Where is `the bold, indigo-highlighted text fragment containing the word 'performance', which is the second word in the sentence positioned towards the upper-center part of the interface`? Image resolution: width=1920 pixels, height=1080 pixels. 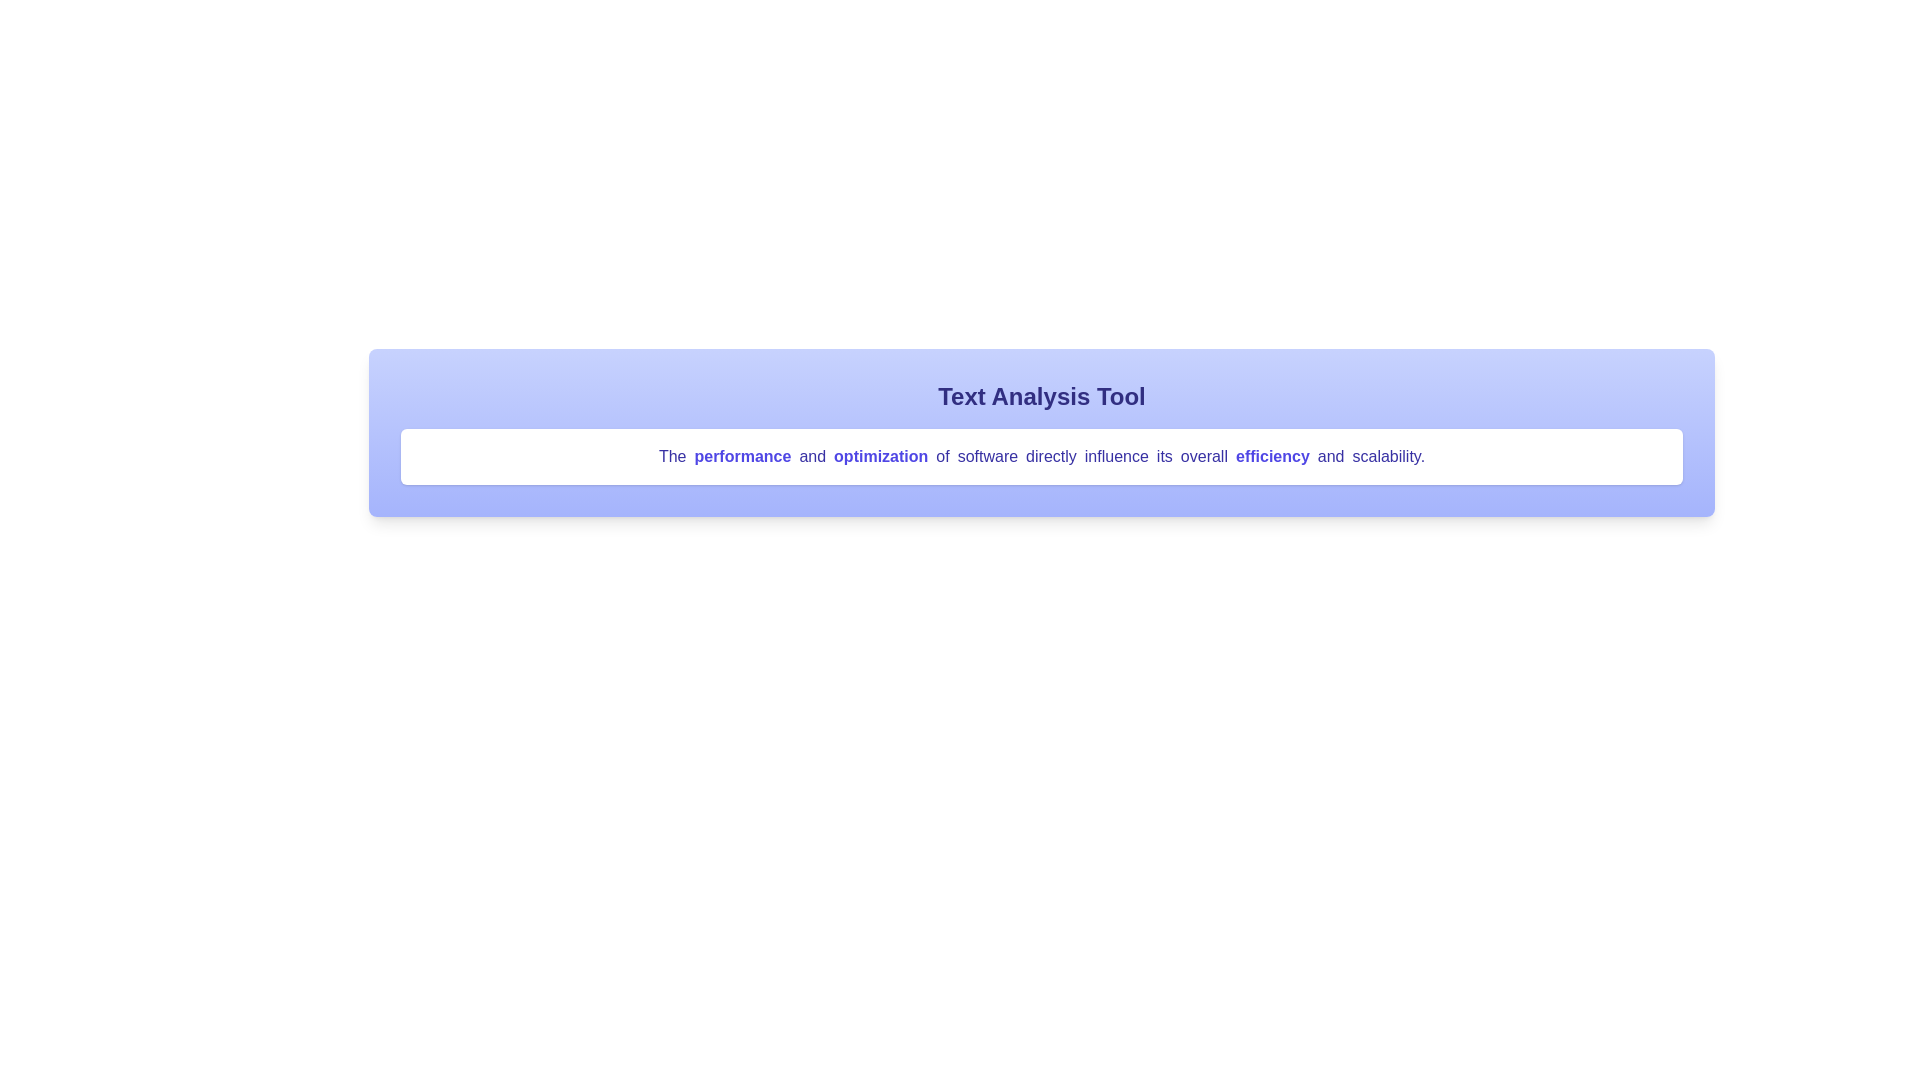
the bold, indigo-highlighted text fragment containing the word 'performance', which is the second word in the sentence positioned towards the upper-center part of the interface is located at coordinates (741, 456).